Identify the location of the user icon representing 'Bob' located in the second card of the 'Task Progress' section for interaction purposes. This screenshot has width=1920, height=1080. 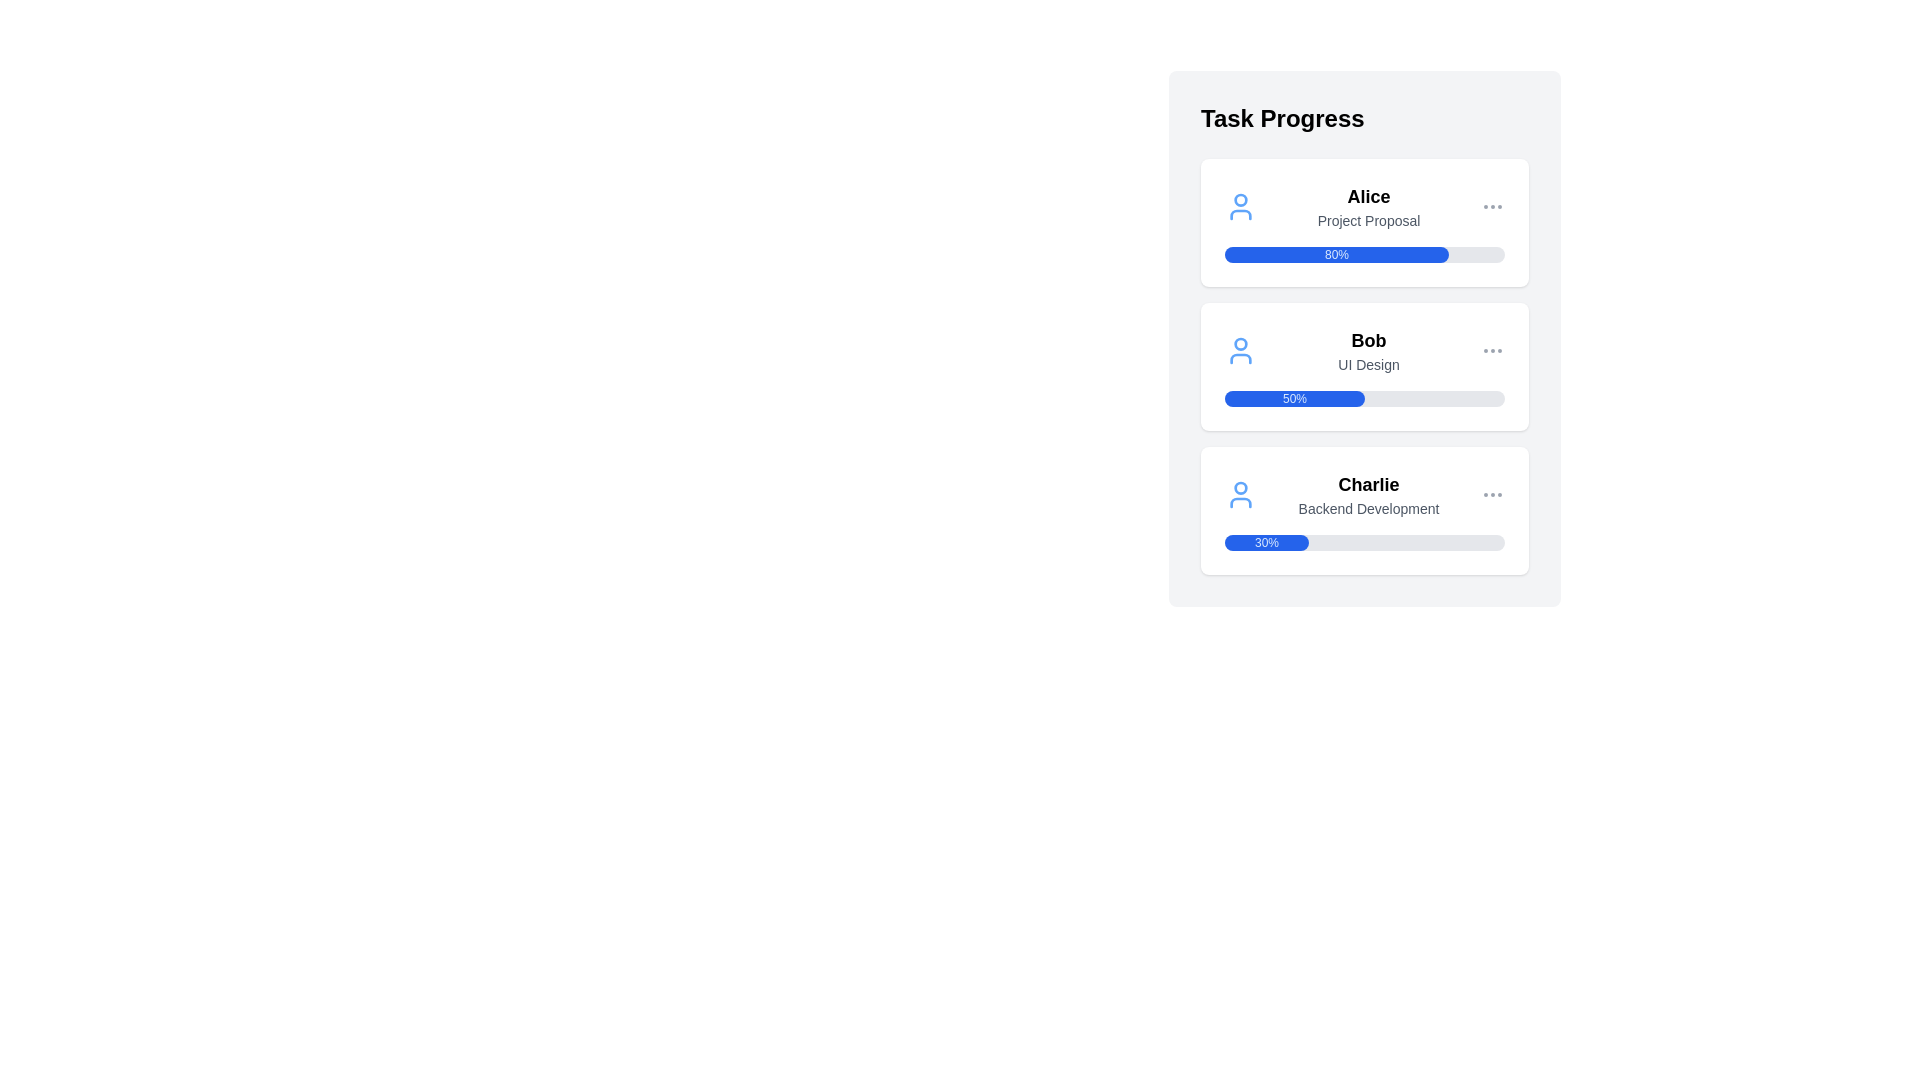
(1240, 350).